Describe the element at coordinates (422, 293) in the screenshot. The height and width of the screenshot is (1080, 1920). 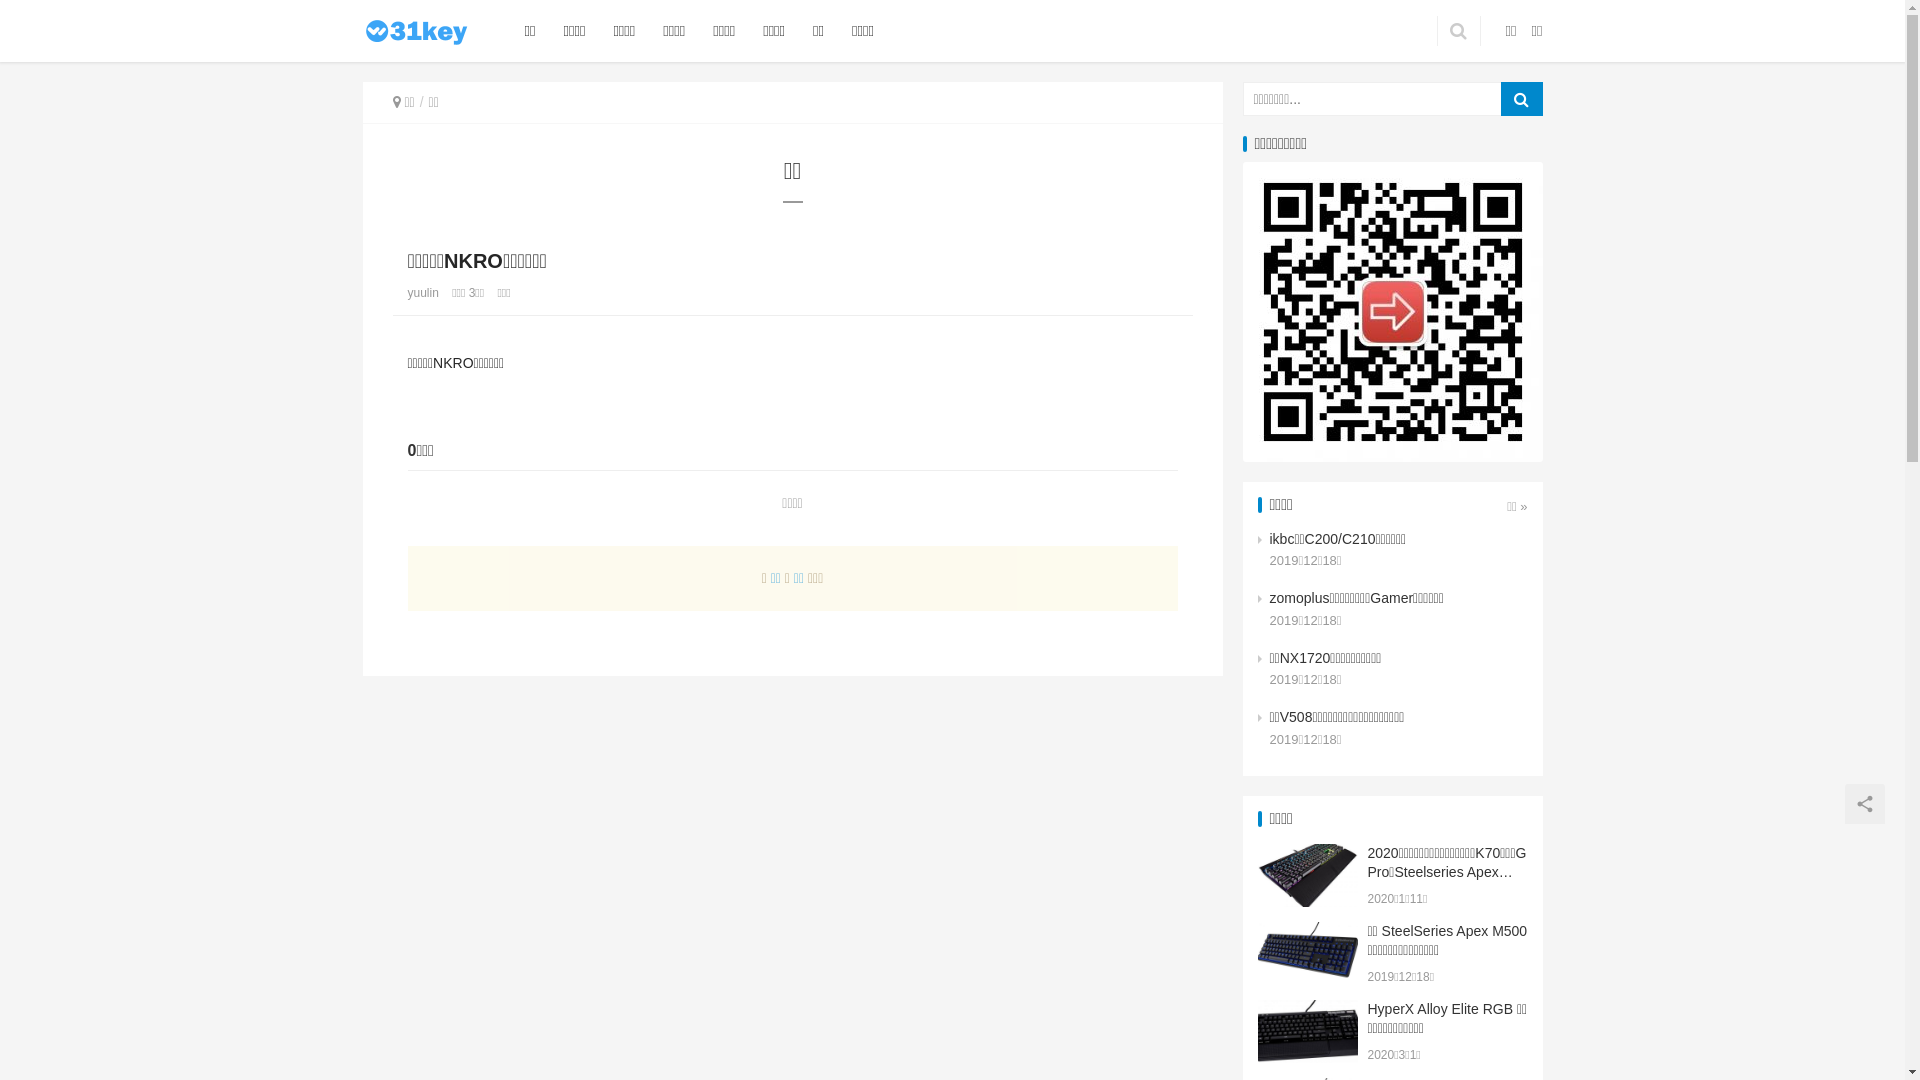
I see `'yuulin'` at that location.